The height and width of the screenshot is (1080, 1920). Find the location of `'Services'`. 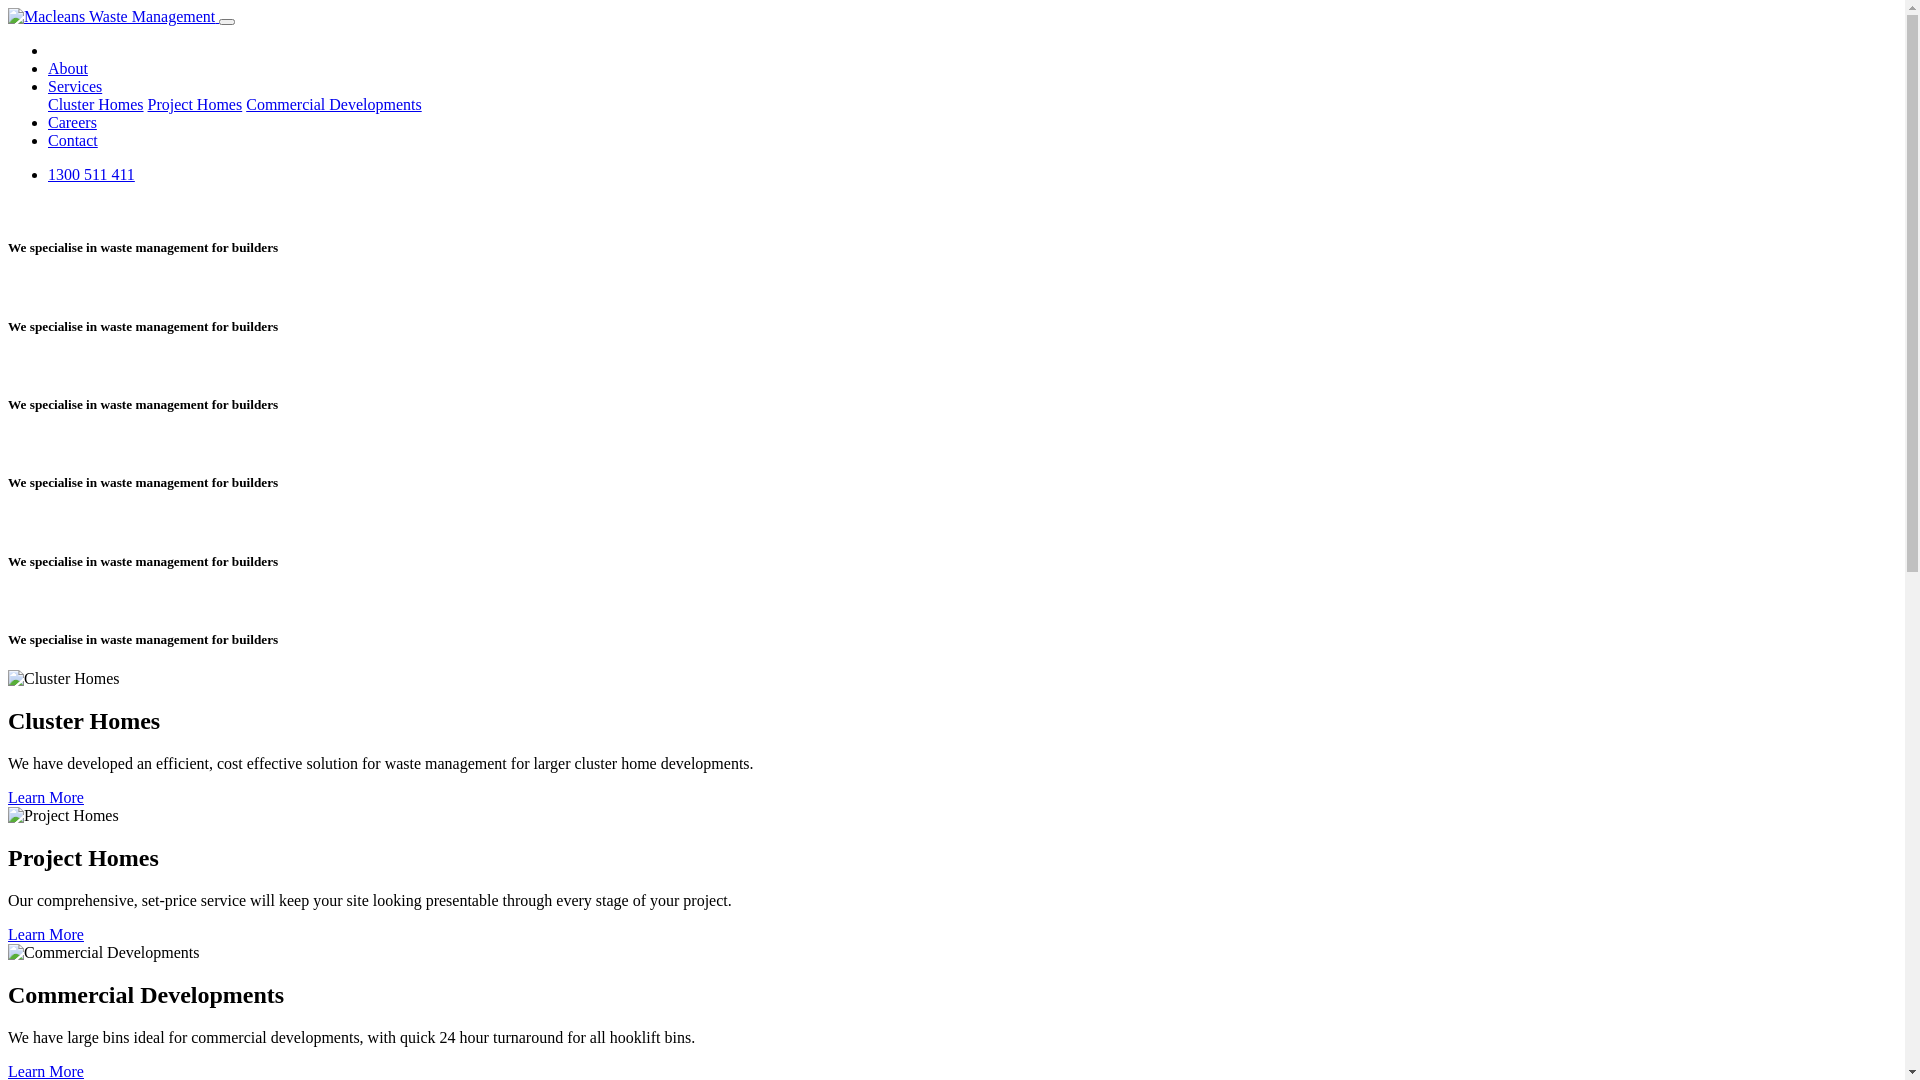

'Services' is located at coordinates (48, 85).